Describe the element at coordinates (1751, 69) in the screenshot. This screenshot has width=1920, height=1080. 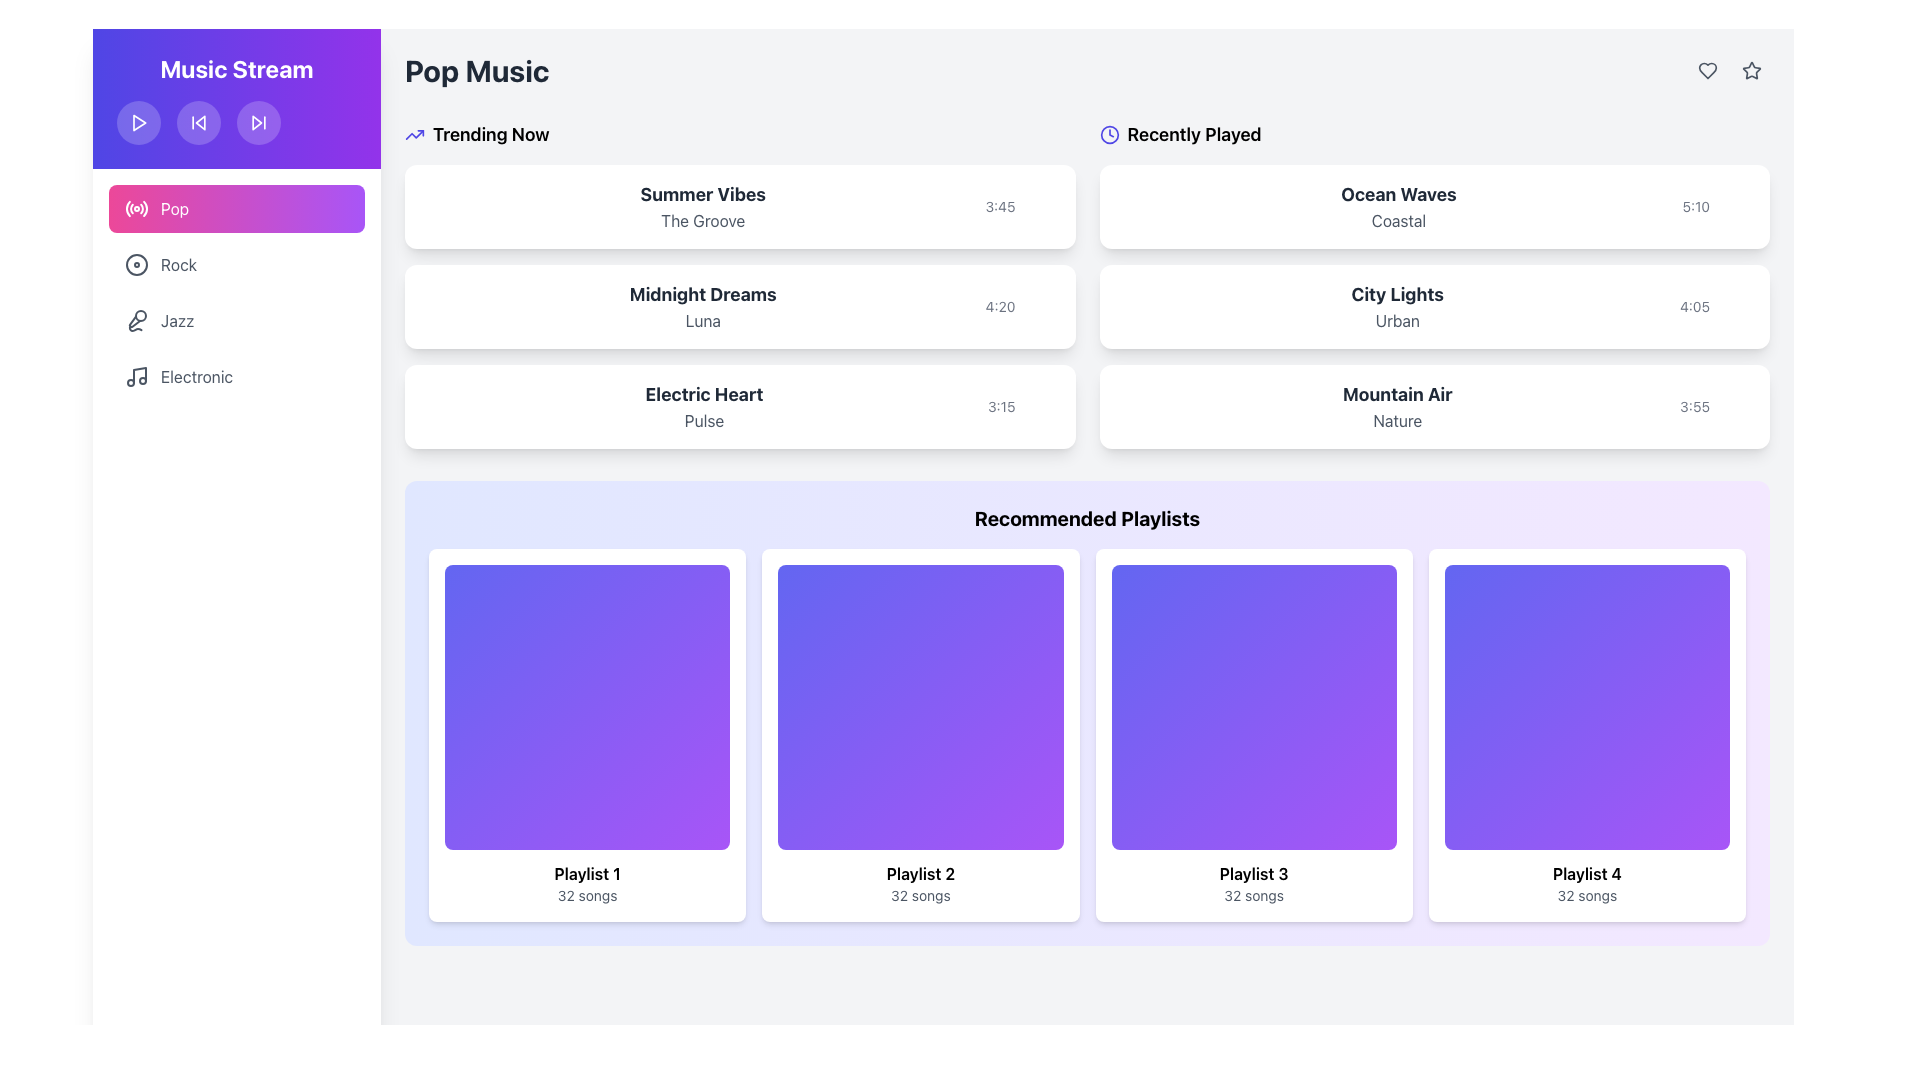
I see `the star-shaped icon located in the top-right corner of the interface` at that location.